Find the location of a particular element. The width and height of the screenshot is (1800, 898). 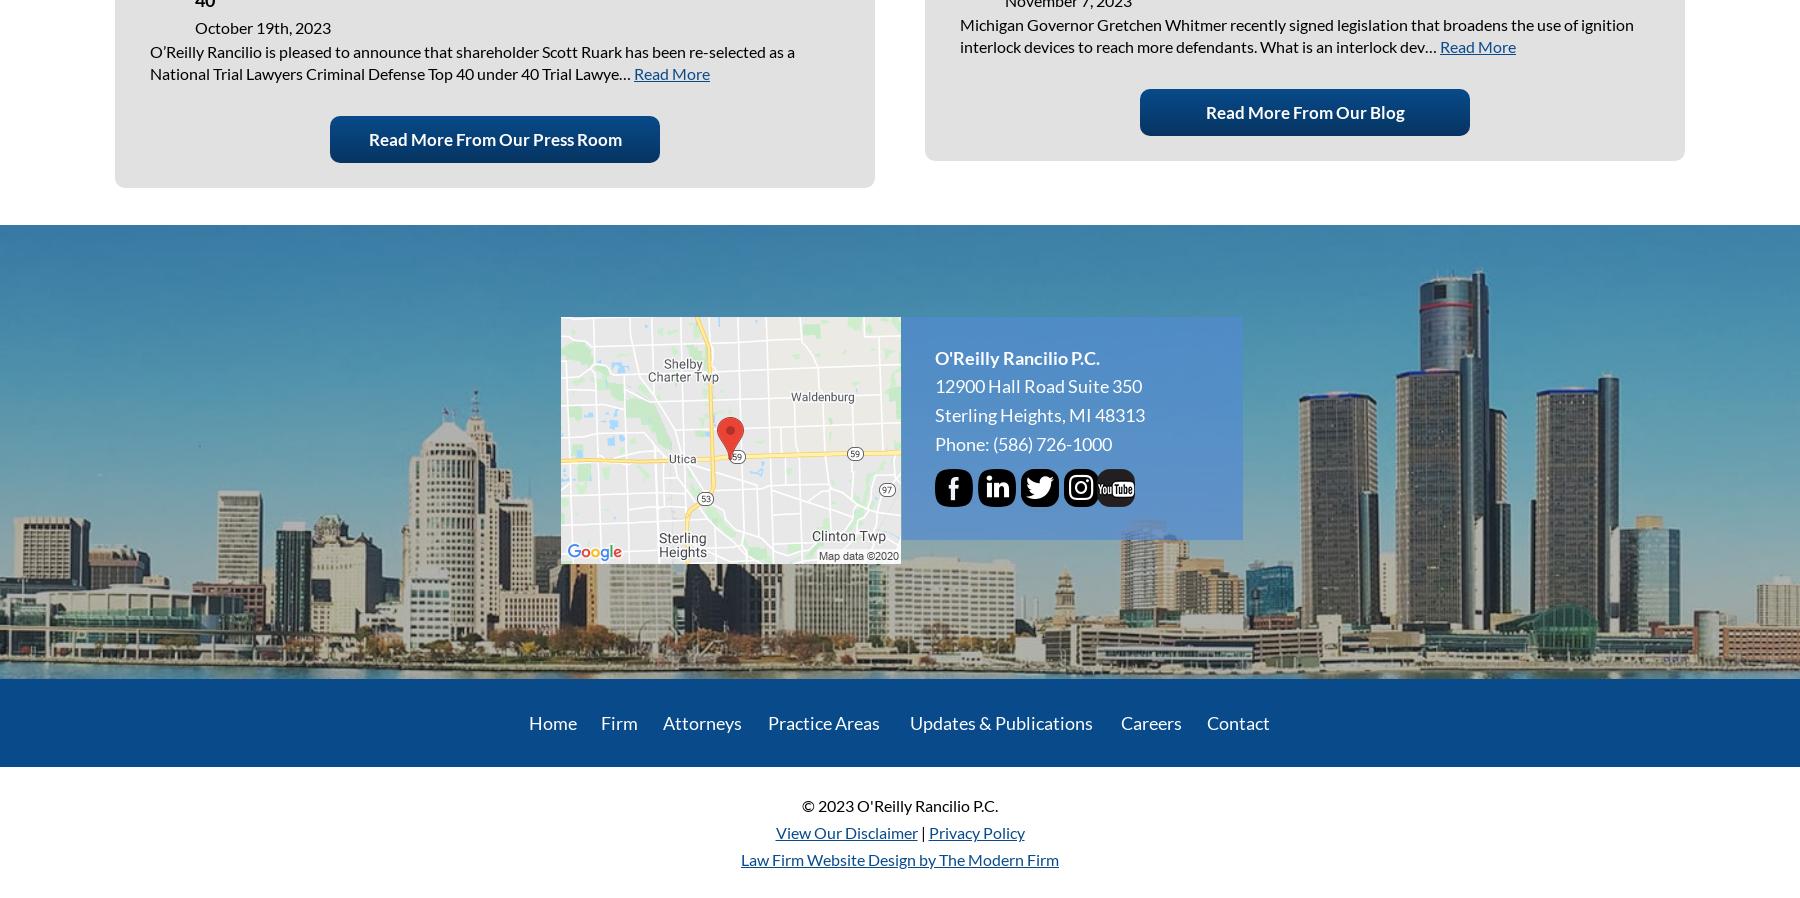

'Home' is located at coordinates (551, 721).